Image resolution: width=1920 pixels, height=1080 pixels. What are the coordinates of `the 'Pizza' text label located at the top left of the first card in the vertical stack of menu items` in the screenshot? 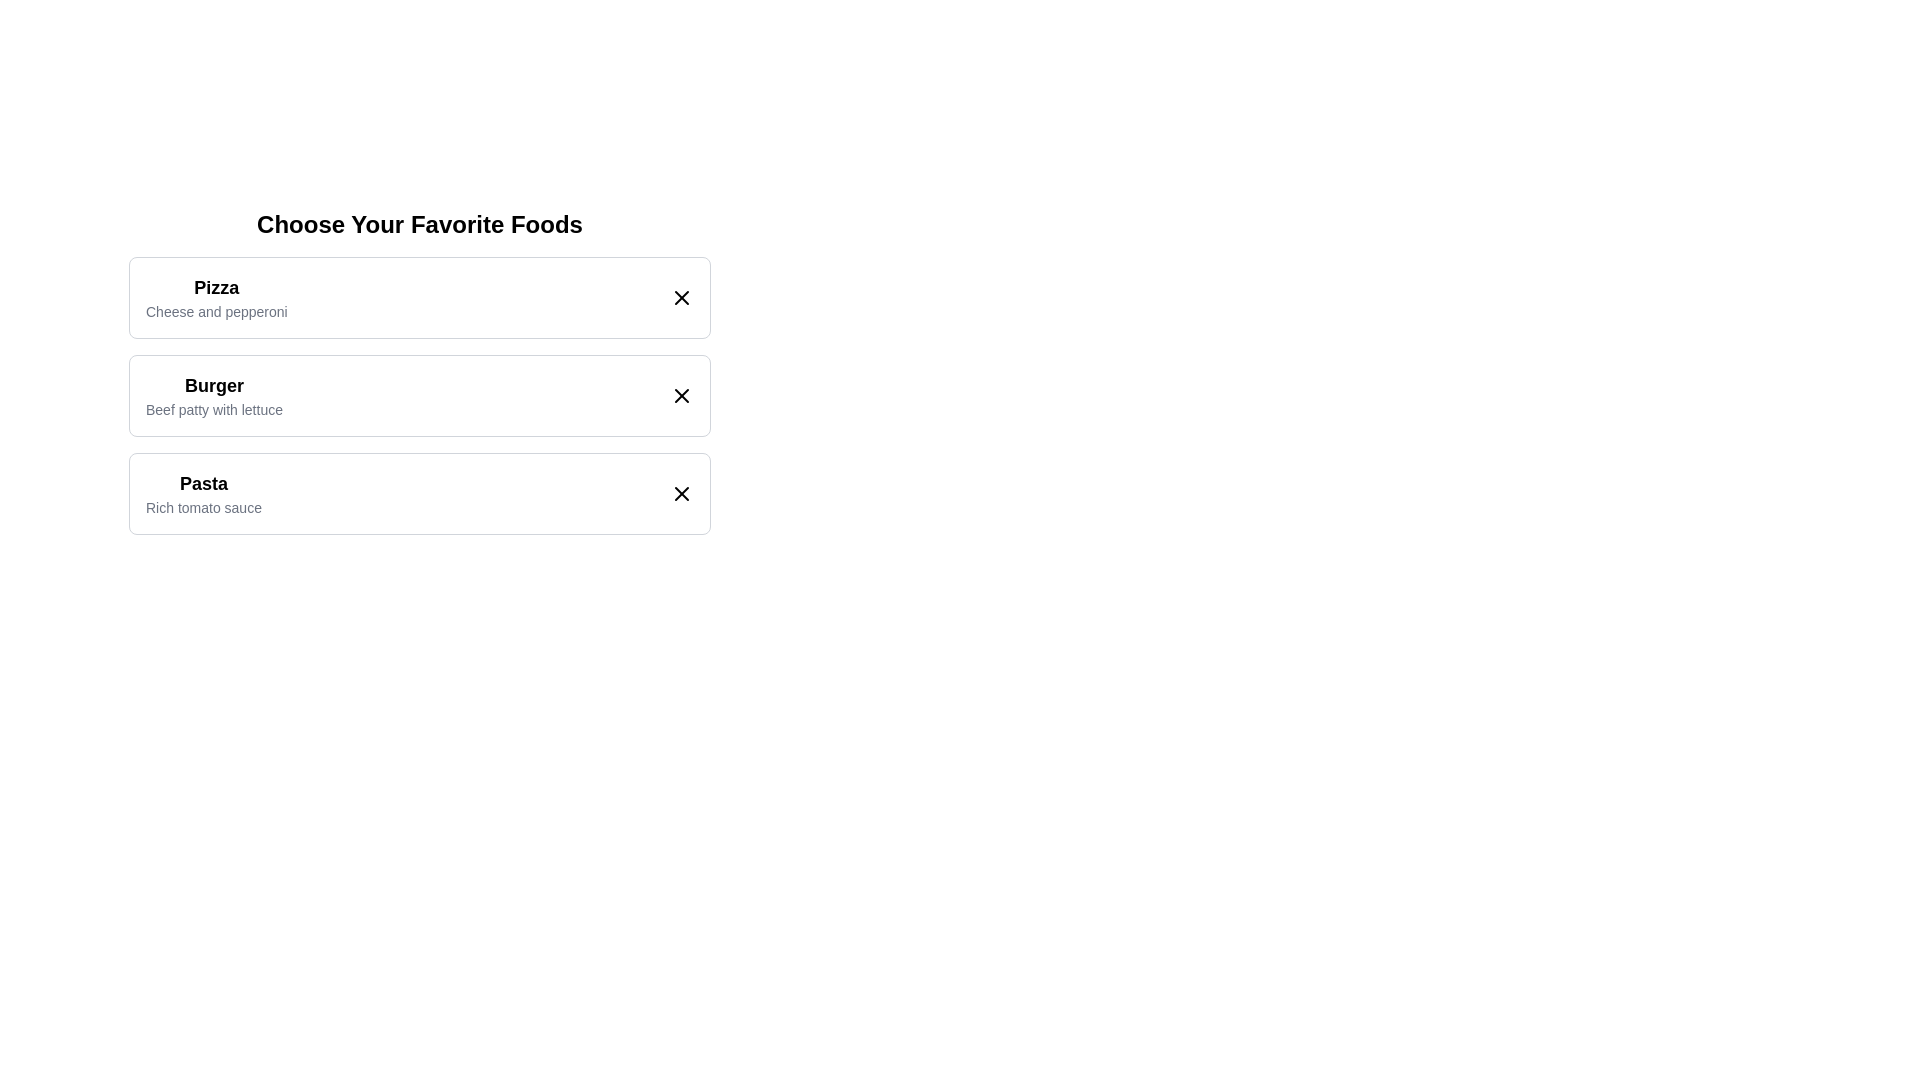 It's located at (216, 288).